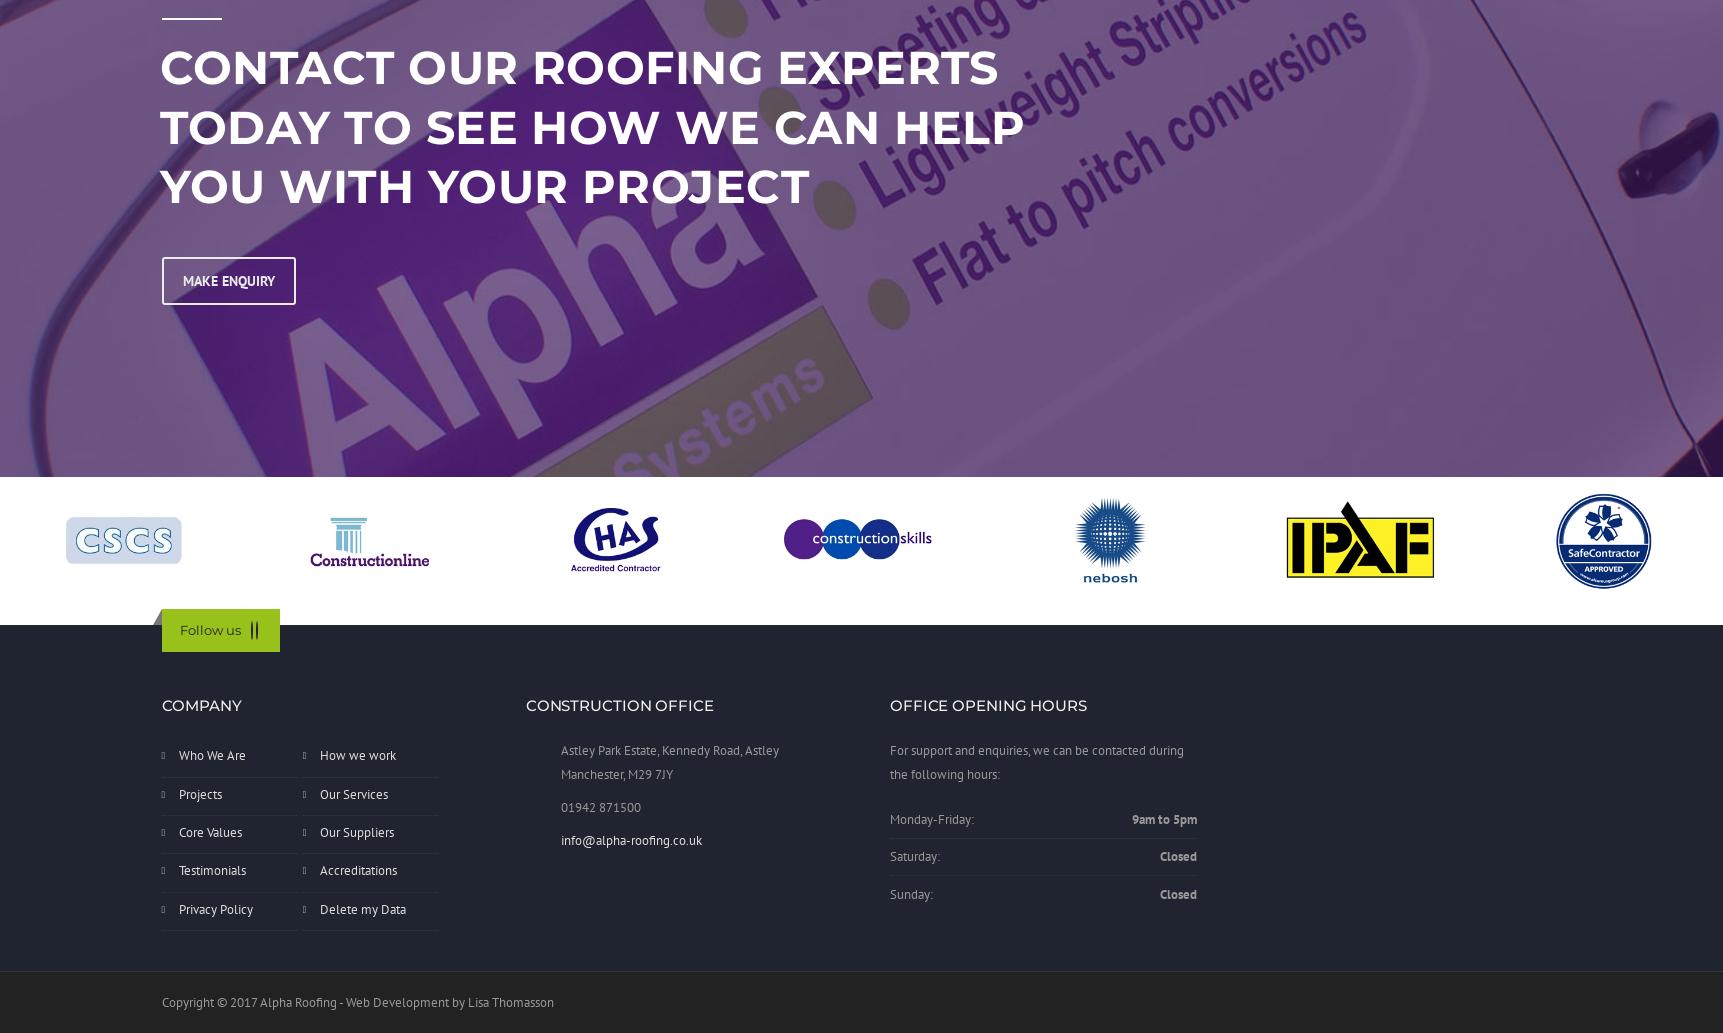 Image resolution: width=1723 pixels, height=1033 pixels. Describe the element at coordinates (930, 818) in the screenshot. I see `'Monday-Friday:'` at that location.